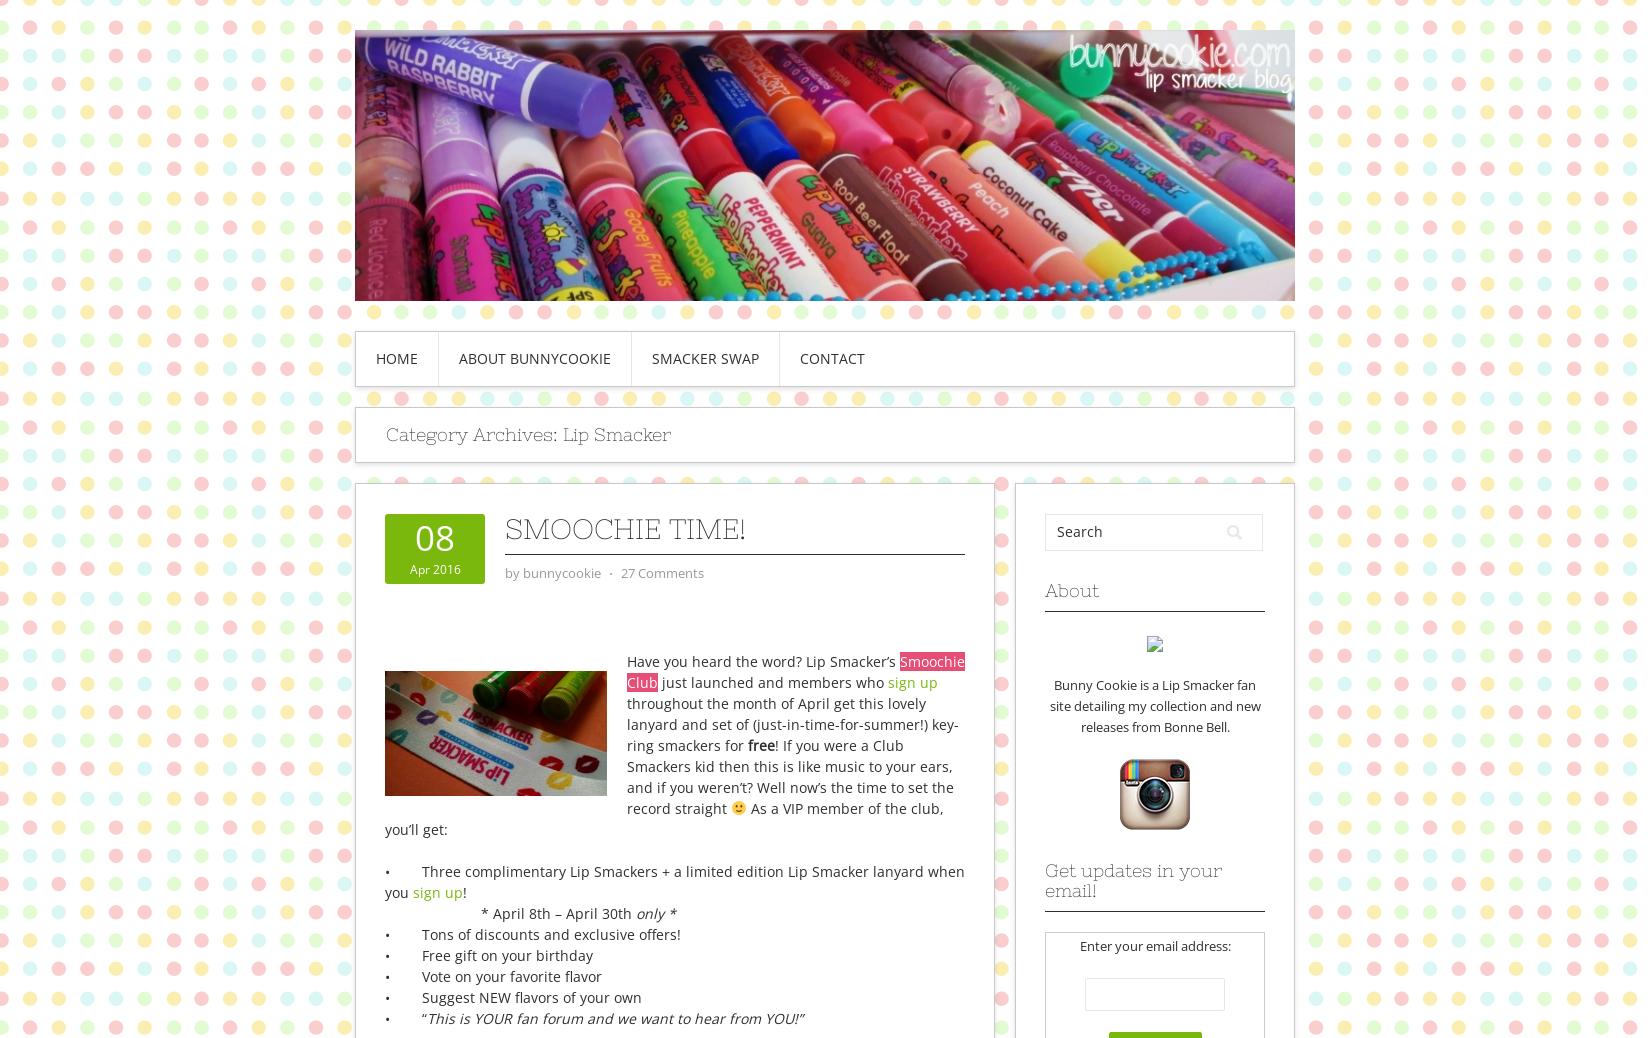 Image resolution: width=1650 pixels, height=1038 pixels. I want to click on '*', so click(438, 912).